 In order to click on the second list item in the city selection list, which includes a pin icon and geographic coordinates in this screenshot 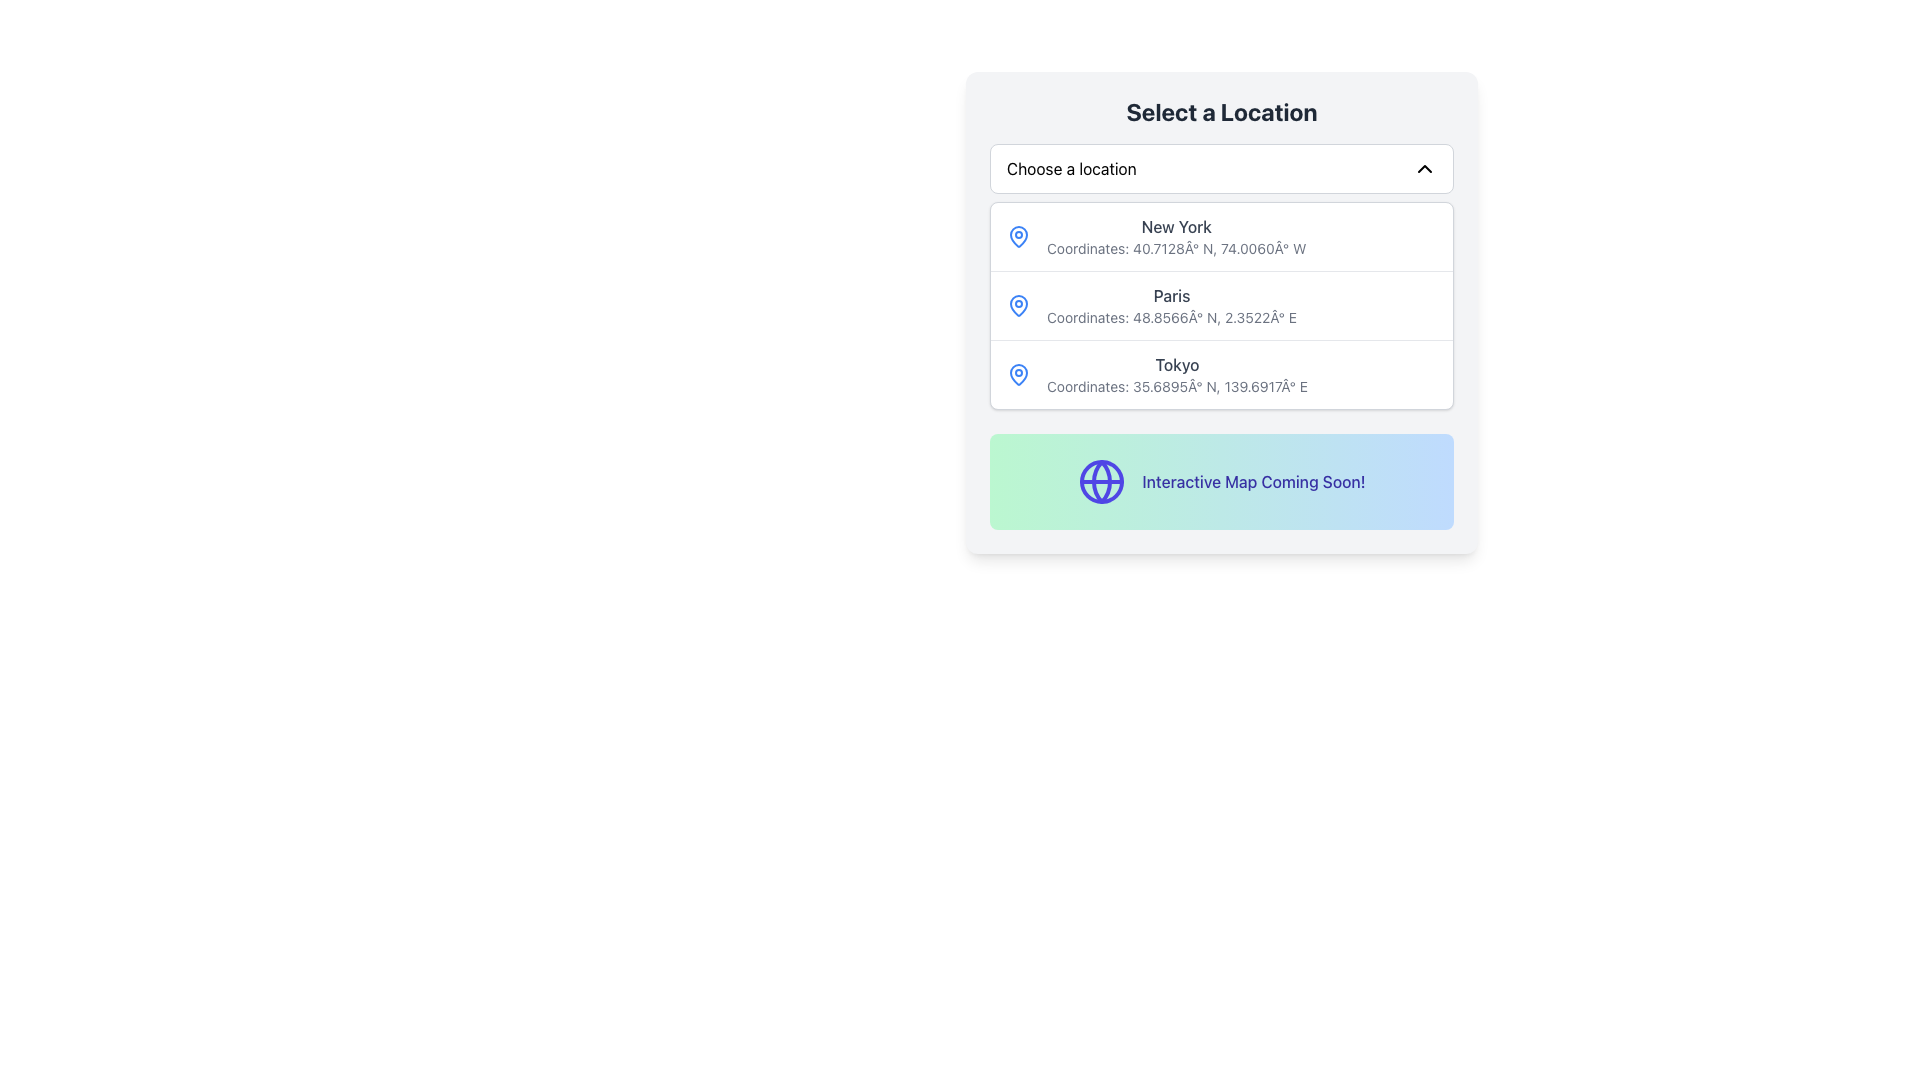, I will do `click(1221, 305)`.